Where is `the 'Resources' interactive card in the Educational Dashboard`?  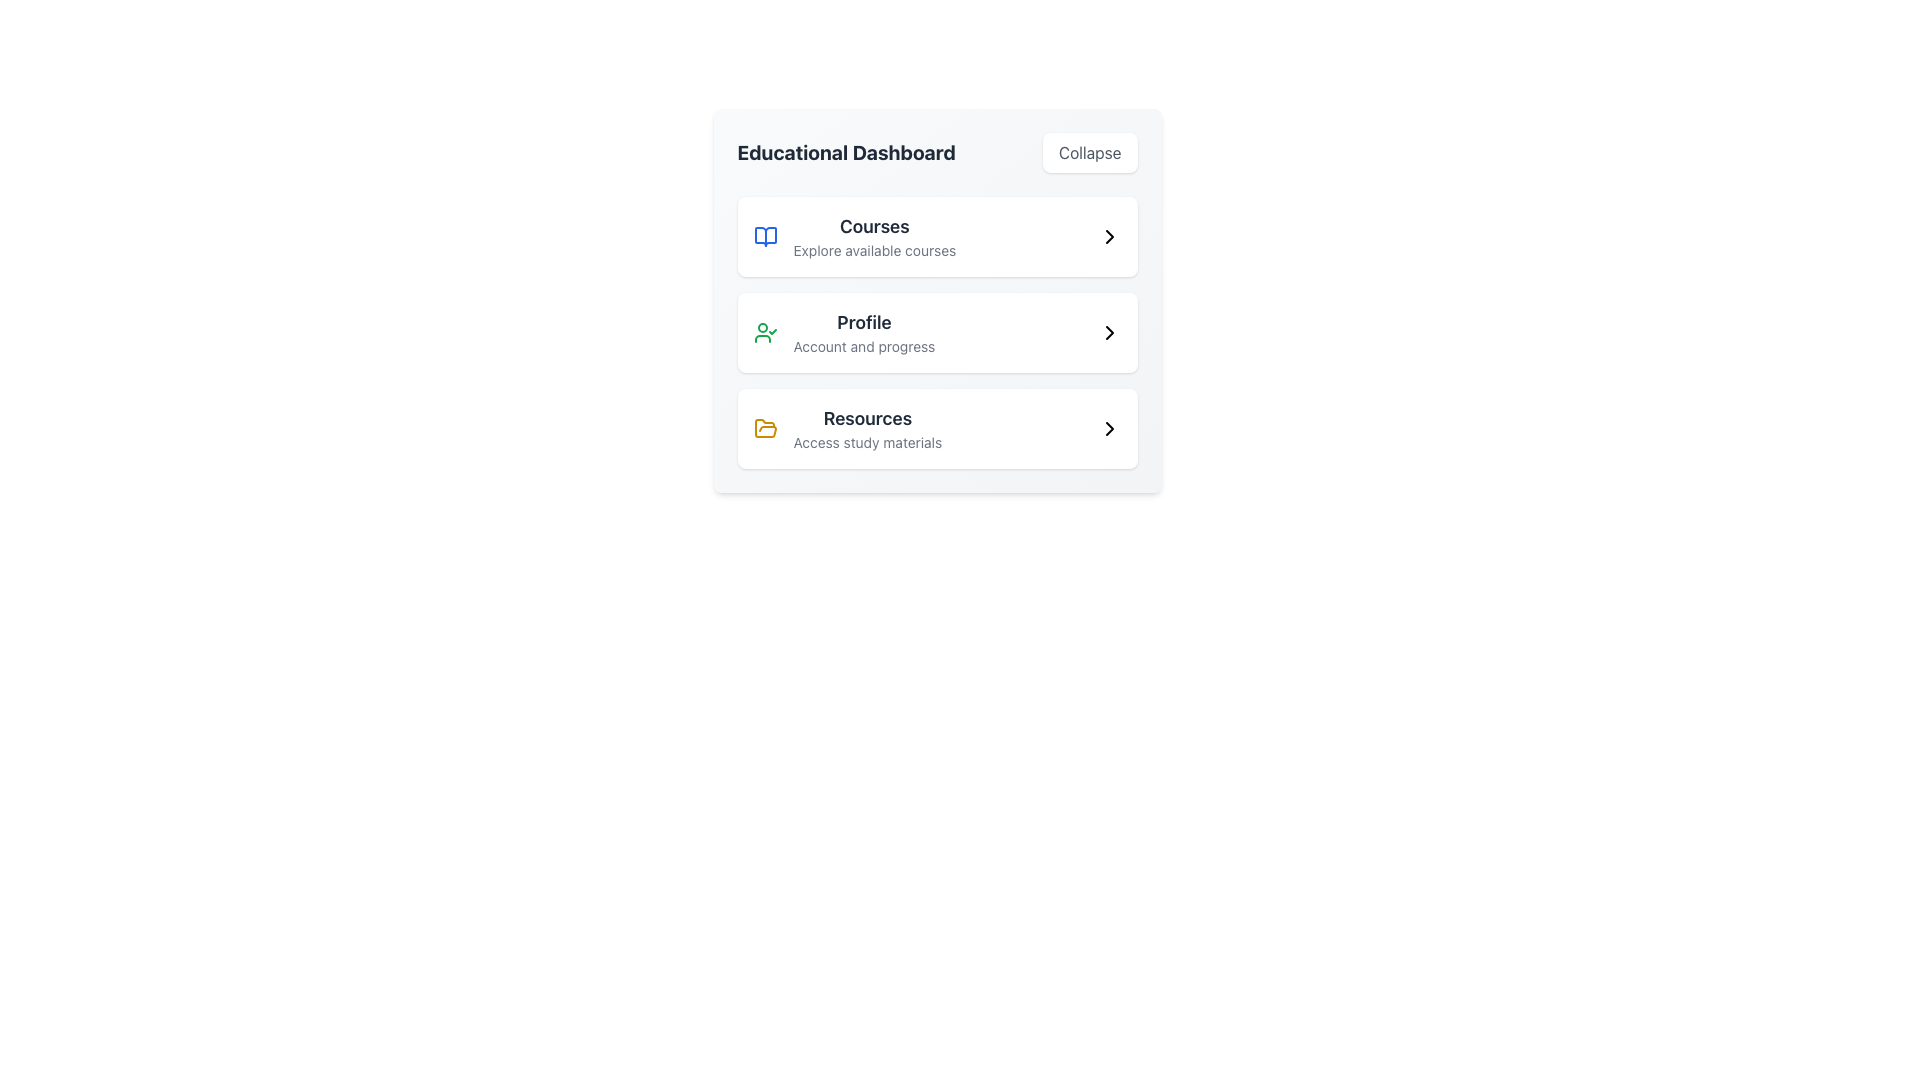 the 'Resources' interactive card in the Educational Dashboard is located at coordinates (936, 427).